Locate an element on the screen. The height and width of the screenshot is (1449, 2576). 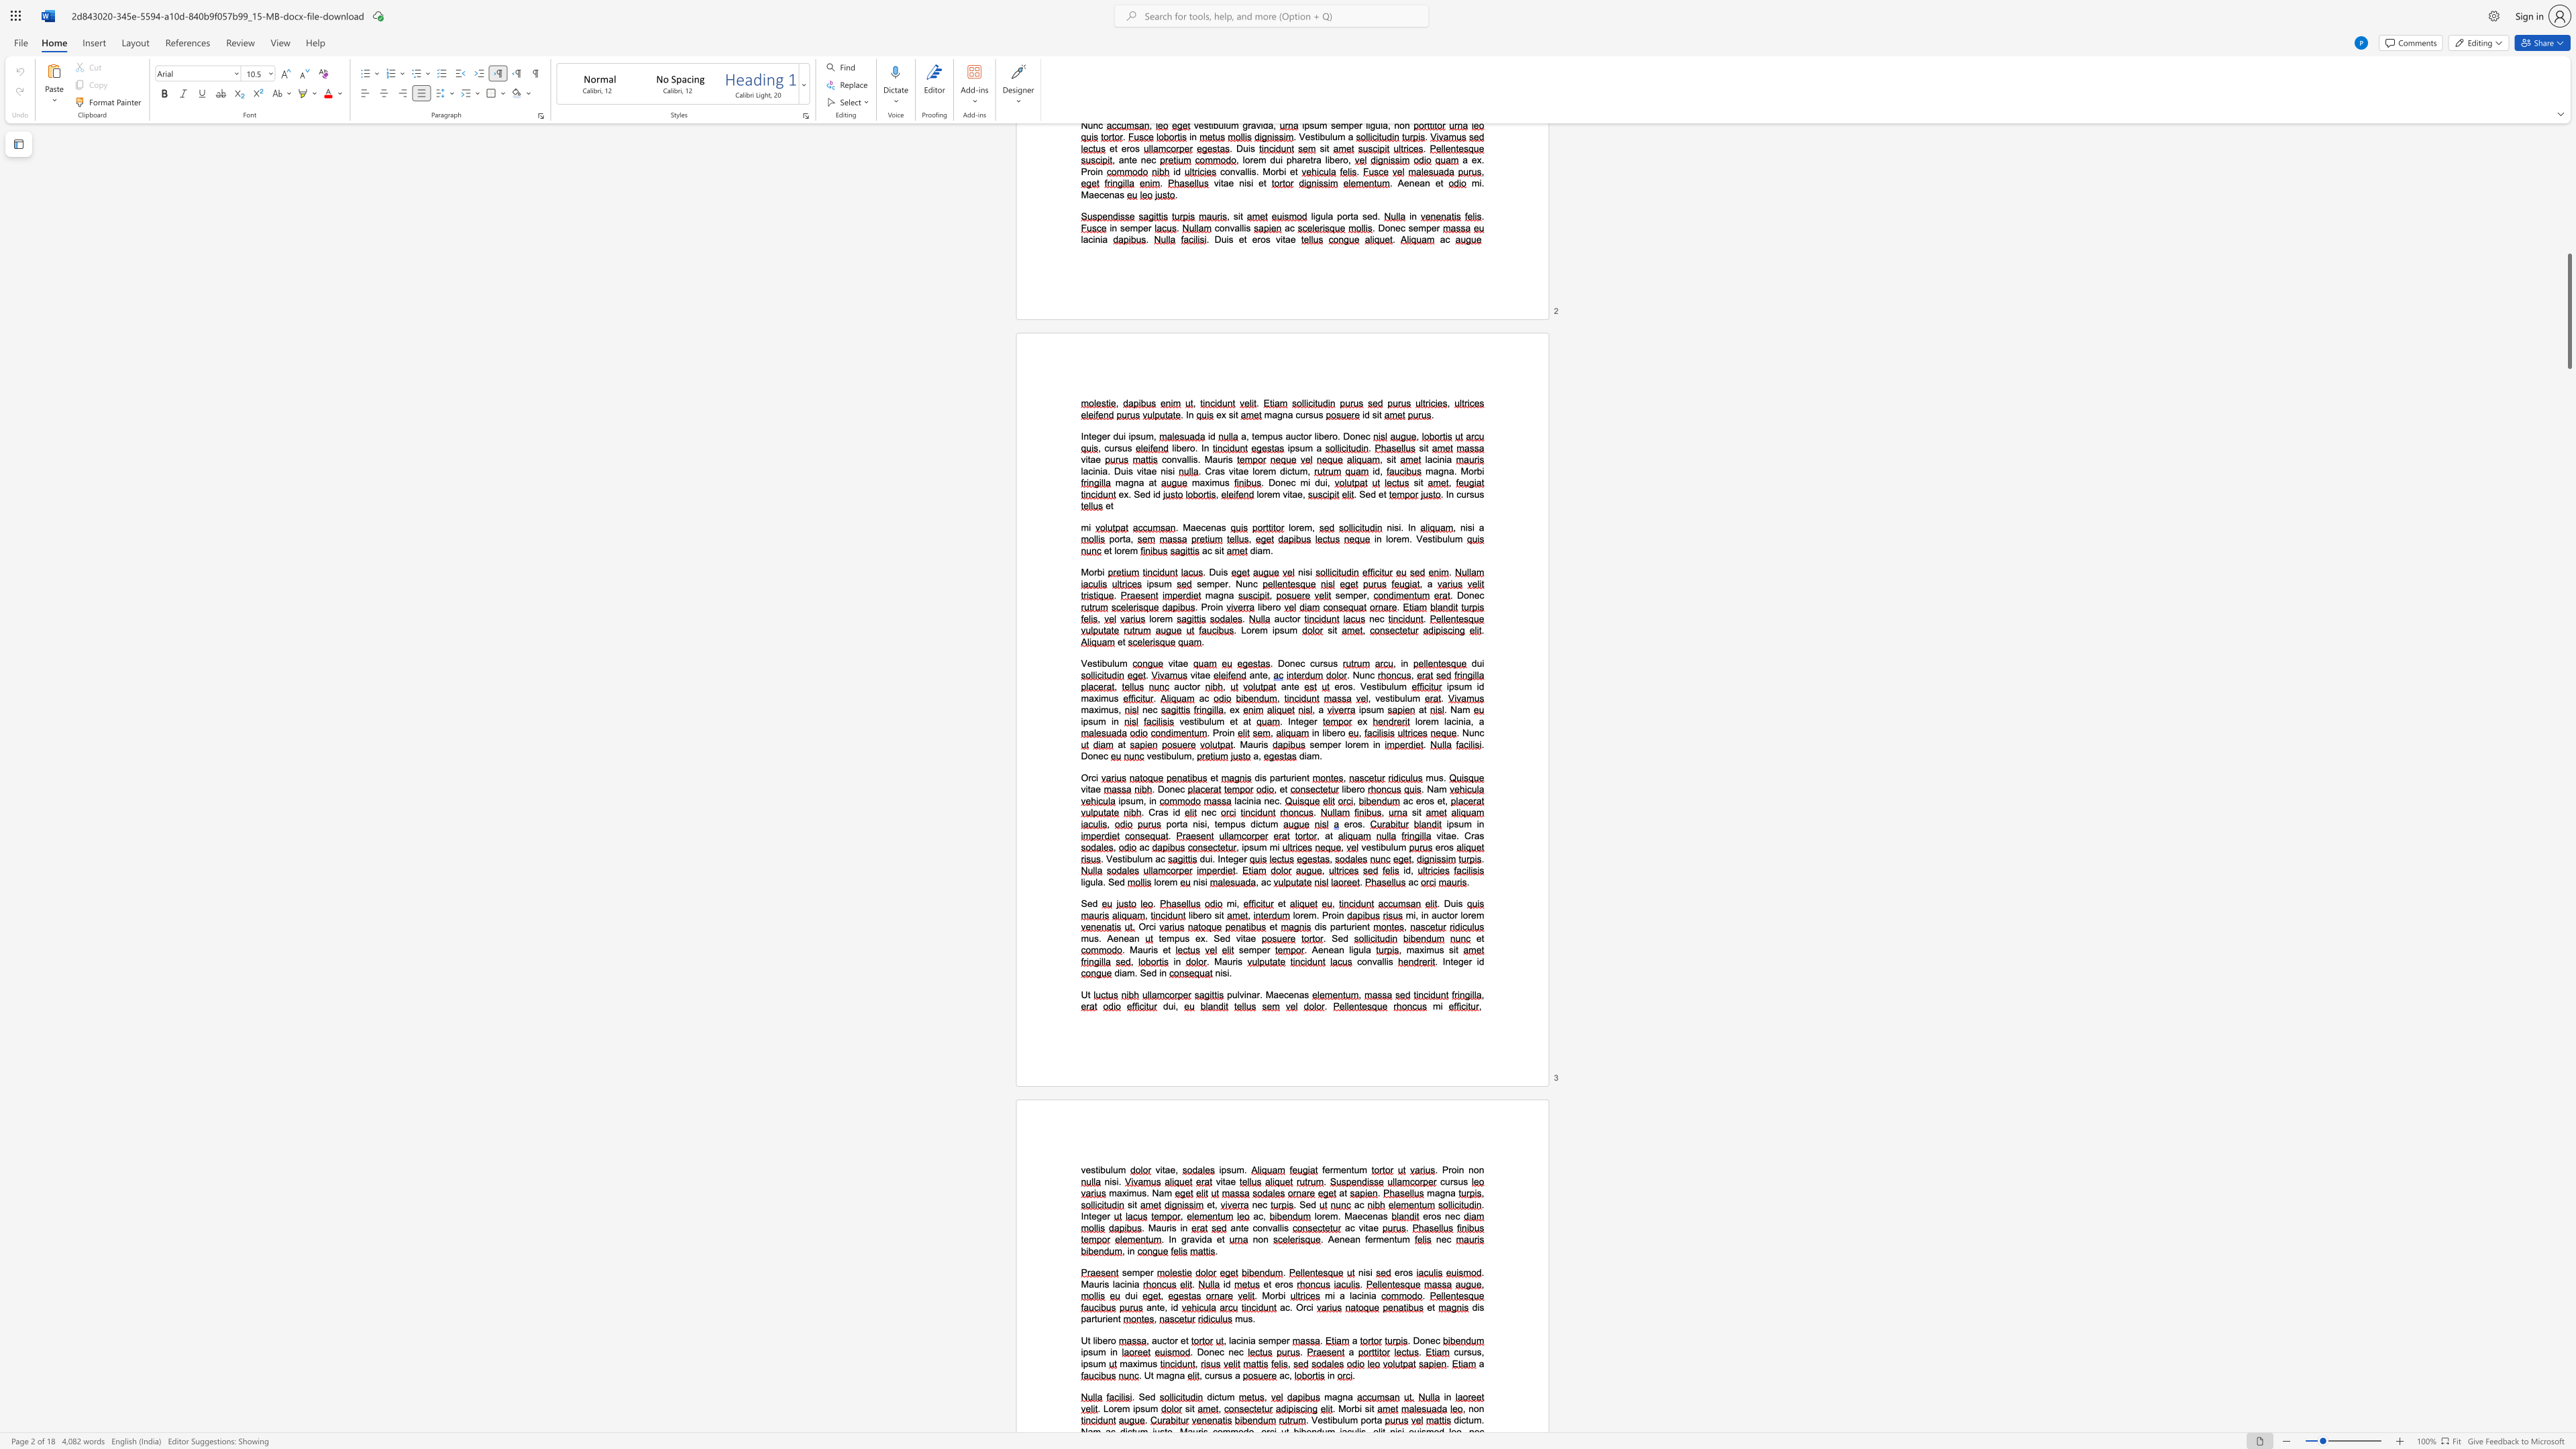
the space between the continuous character "C" and "r" in the text is located at coordinates (1469, 835).